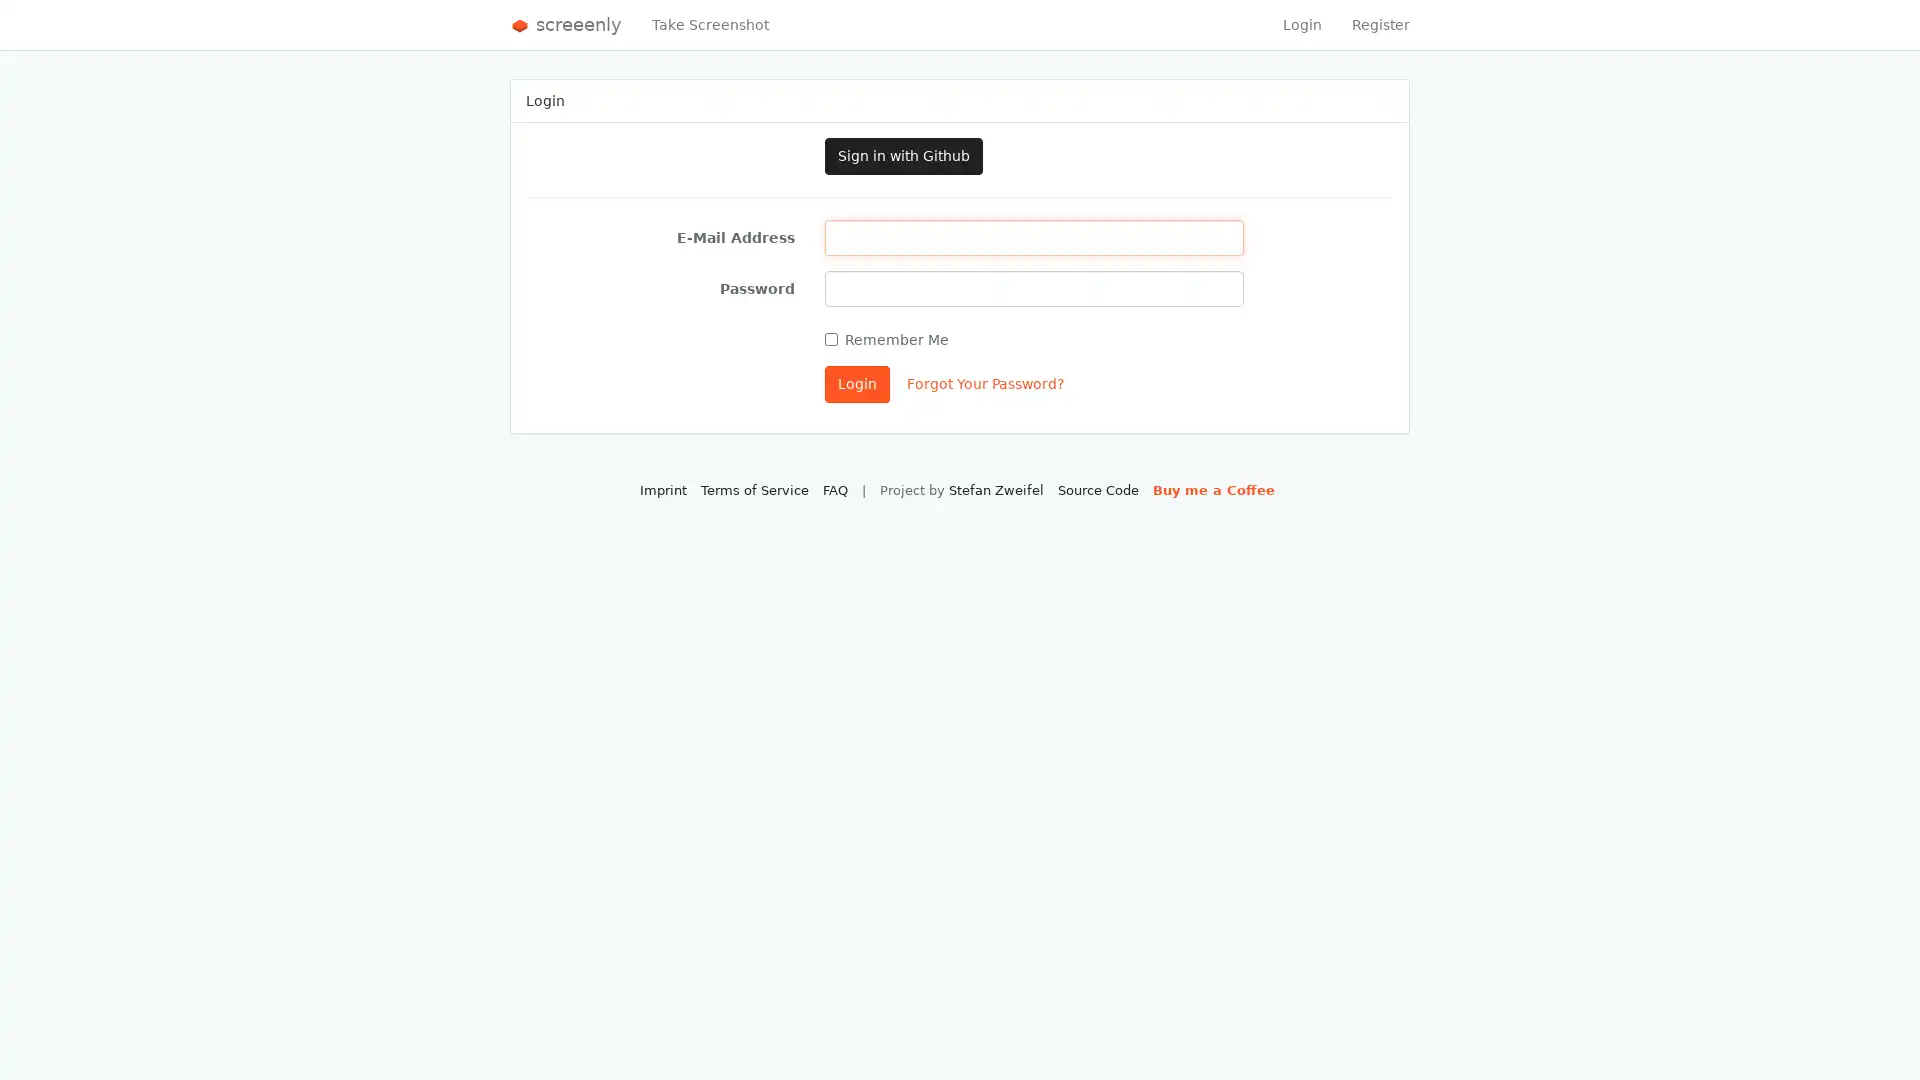 The width and height of the screenshot is (1920, 1080). I want to click on Login, so click(857, 384).